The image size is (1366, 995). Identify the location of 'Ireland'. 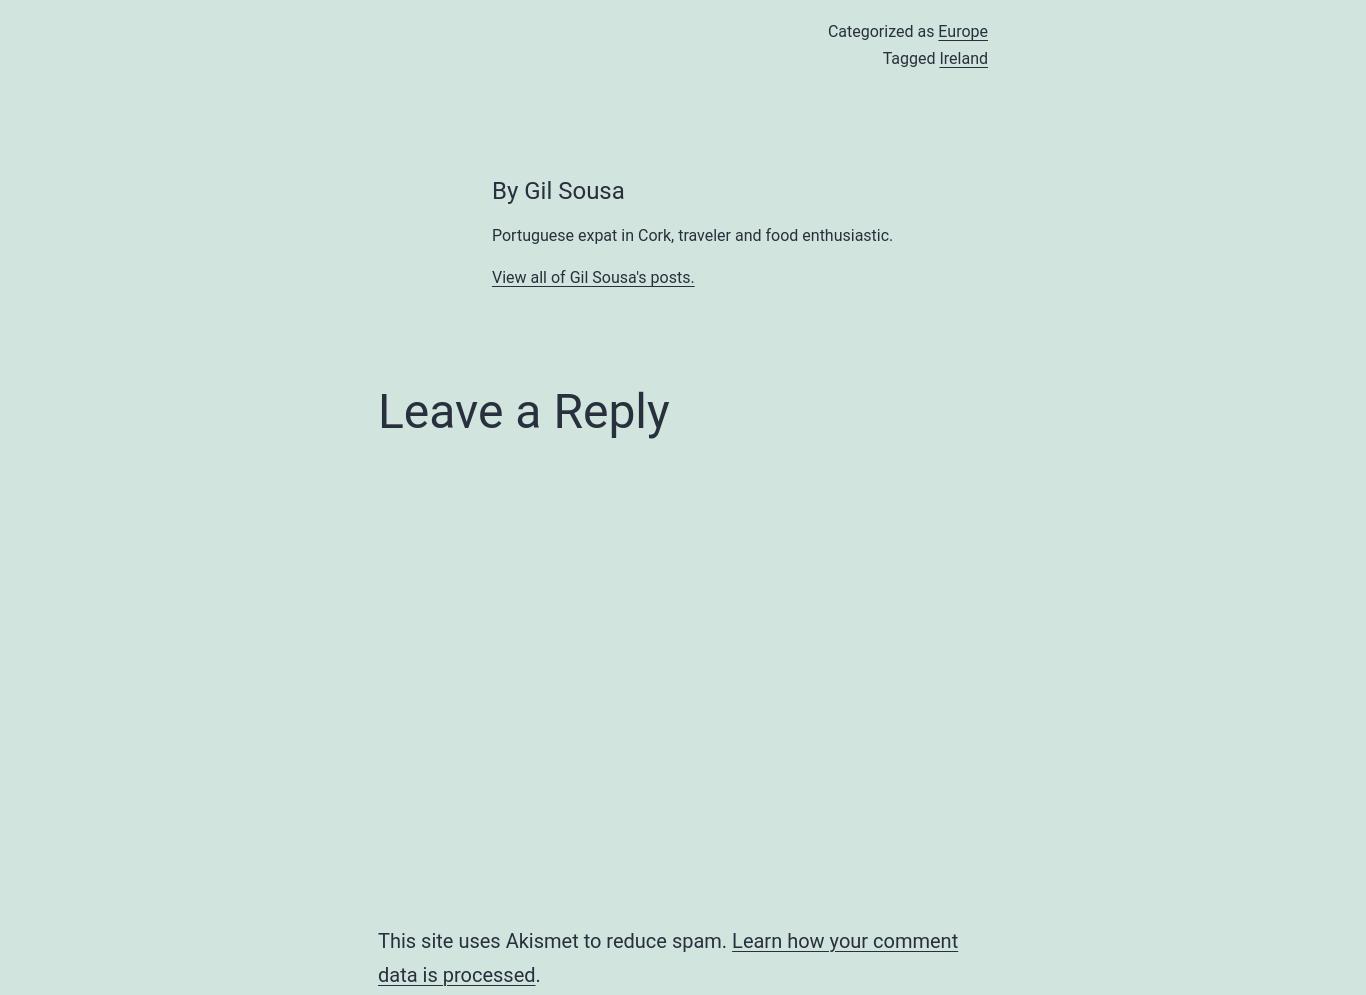
(963, 57).